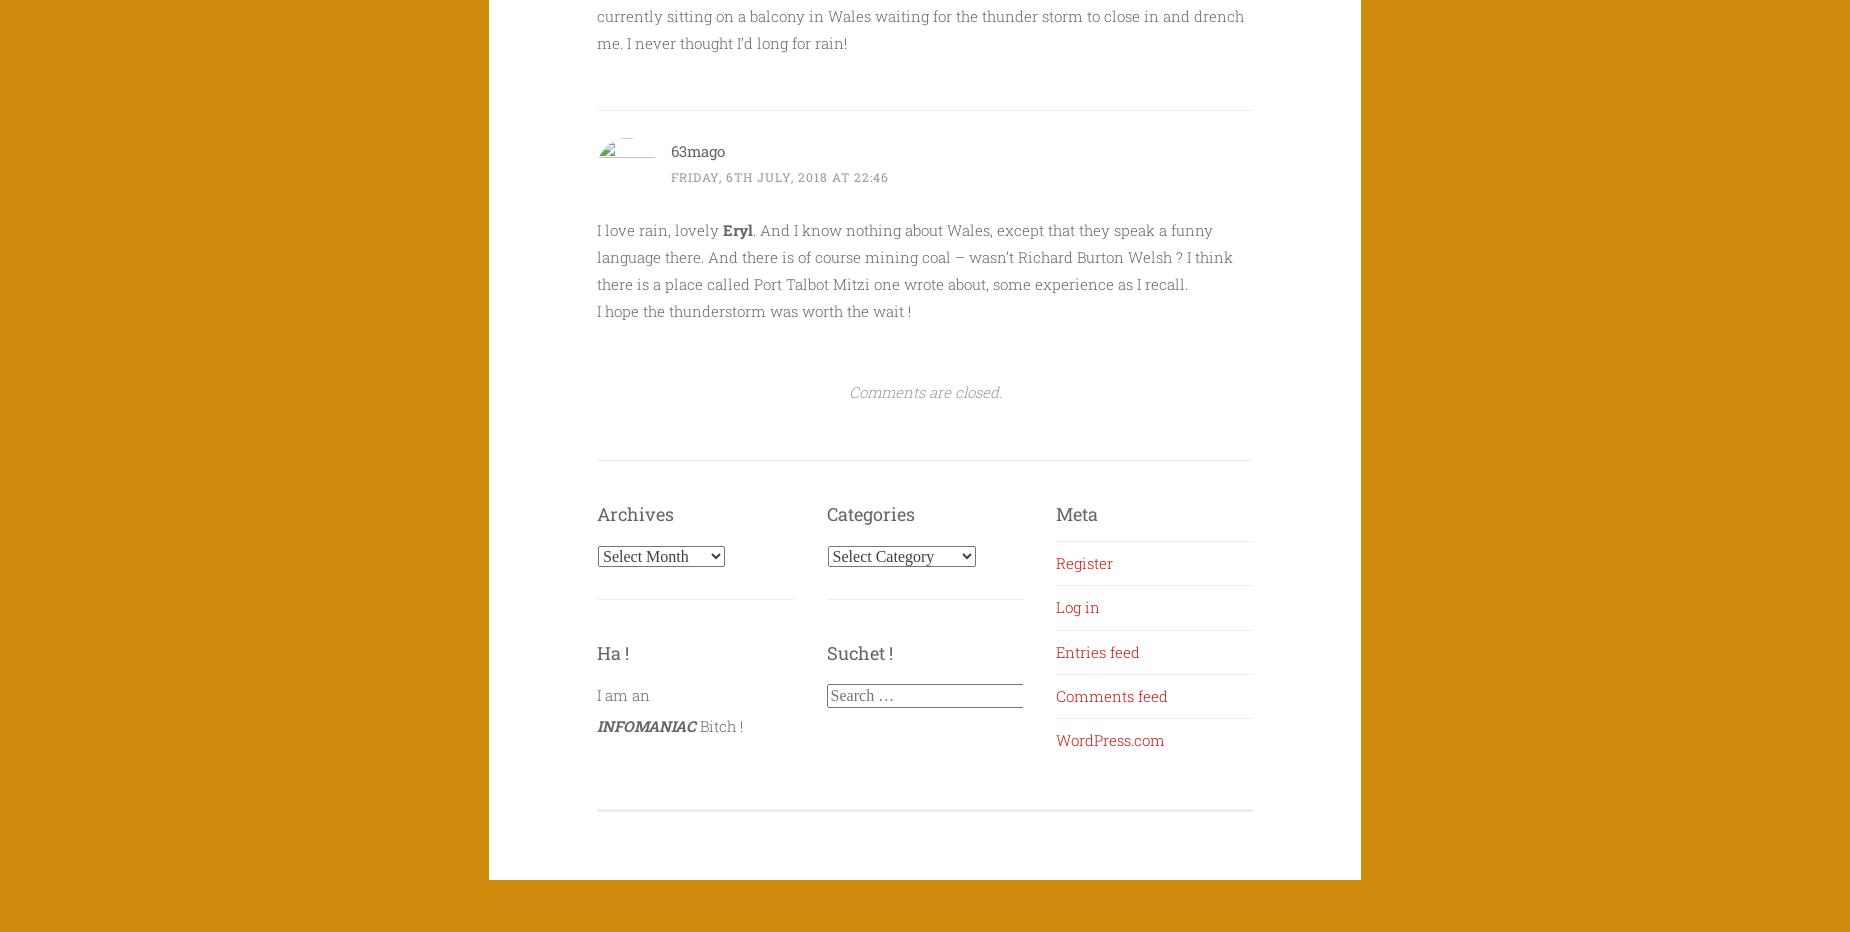 This screenshot has width=1850, height=932. Describe the element at coordinates (660, 230) in the screenshot. I see `'I love rain, lovely'` at that location.